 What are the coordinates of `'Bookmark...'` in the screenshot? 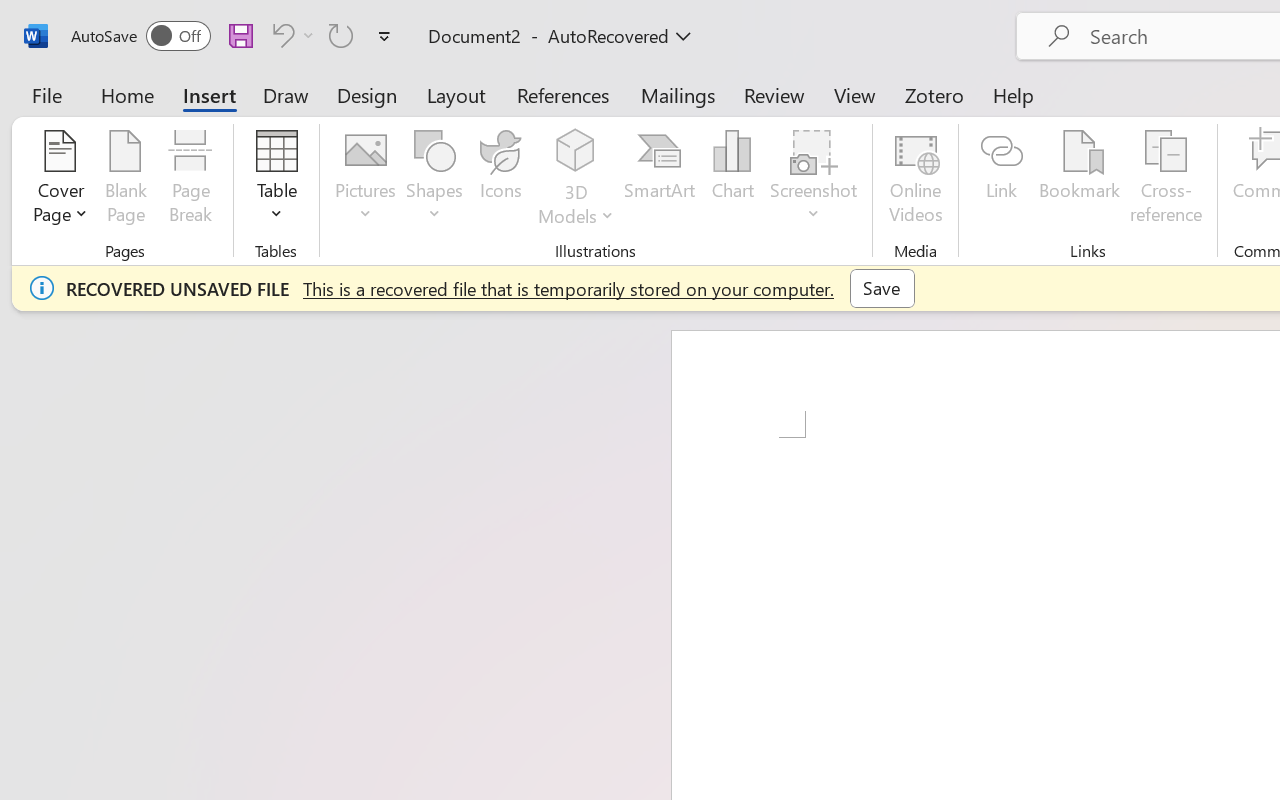 It's located at (1078, 179).